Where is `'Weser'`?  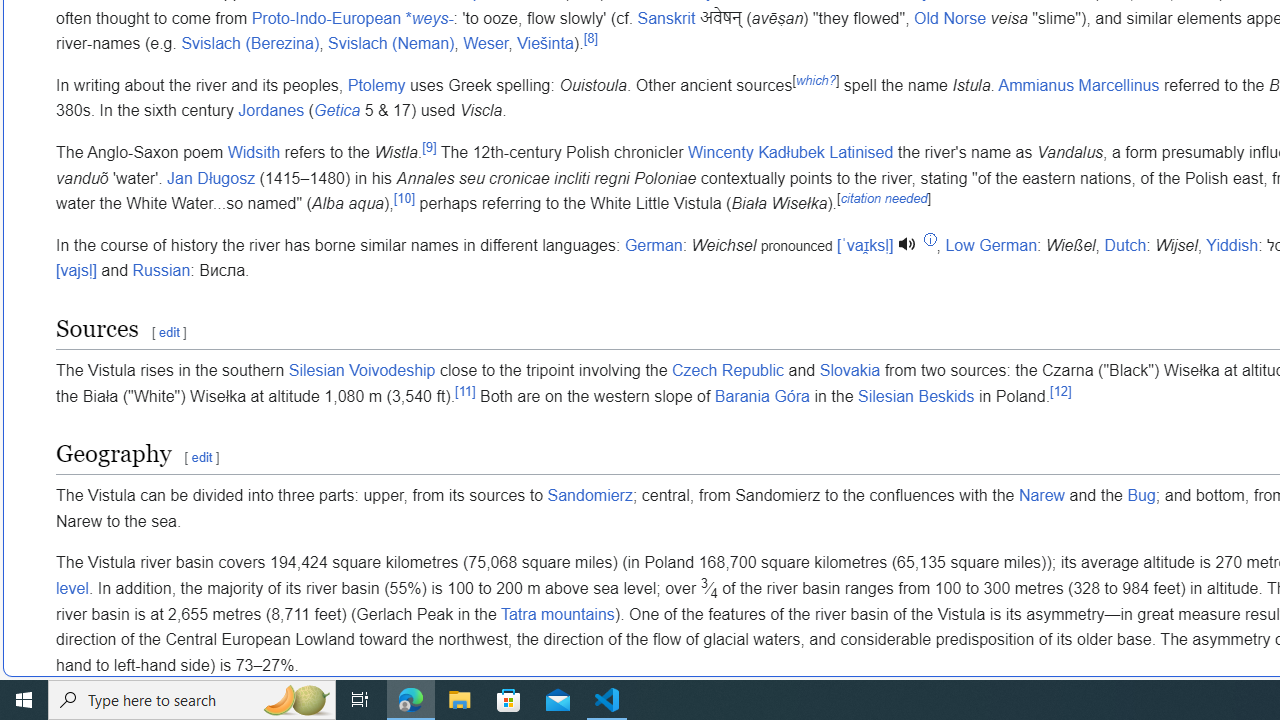
'Weser' is located at coordinates (486, 44).